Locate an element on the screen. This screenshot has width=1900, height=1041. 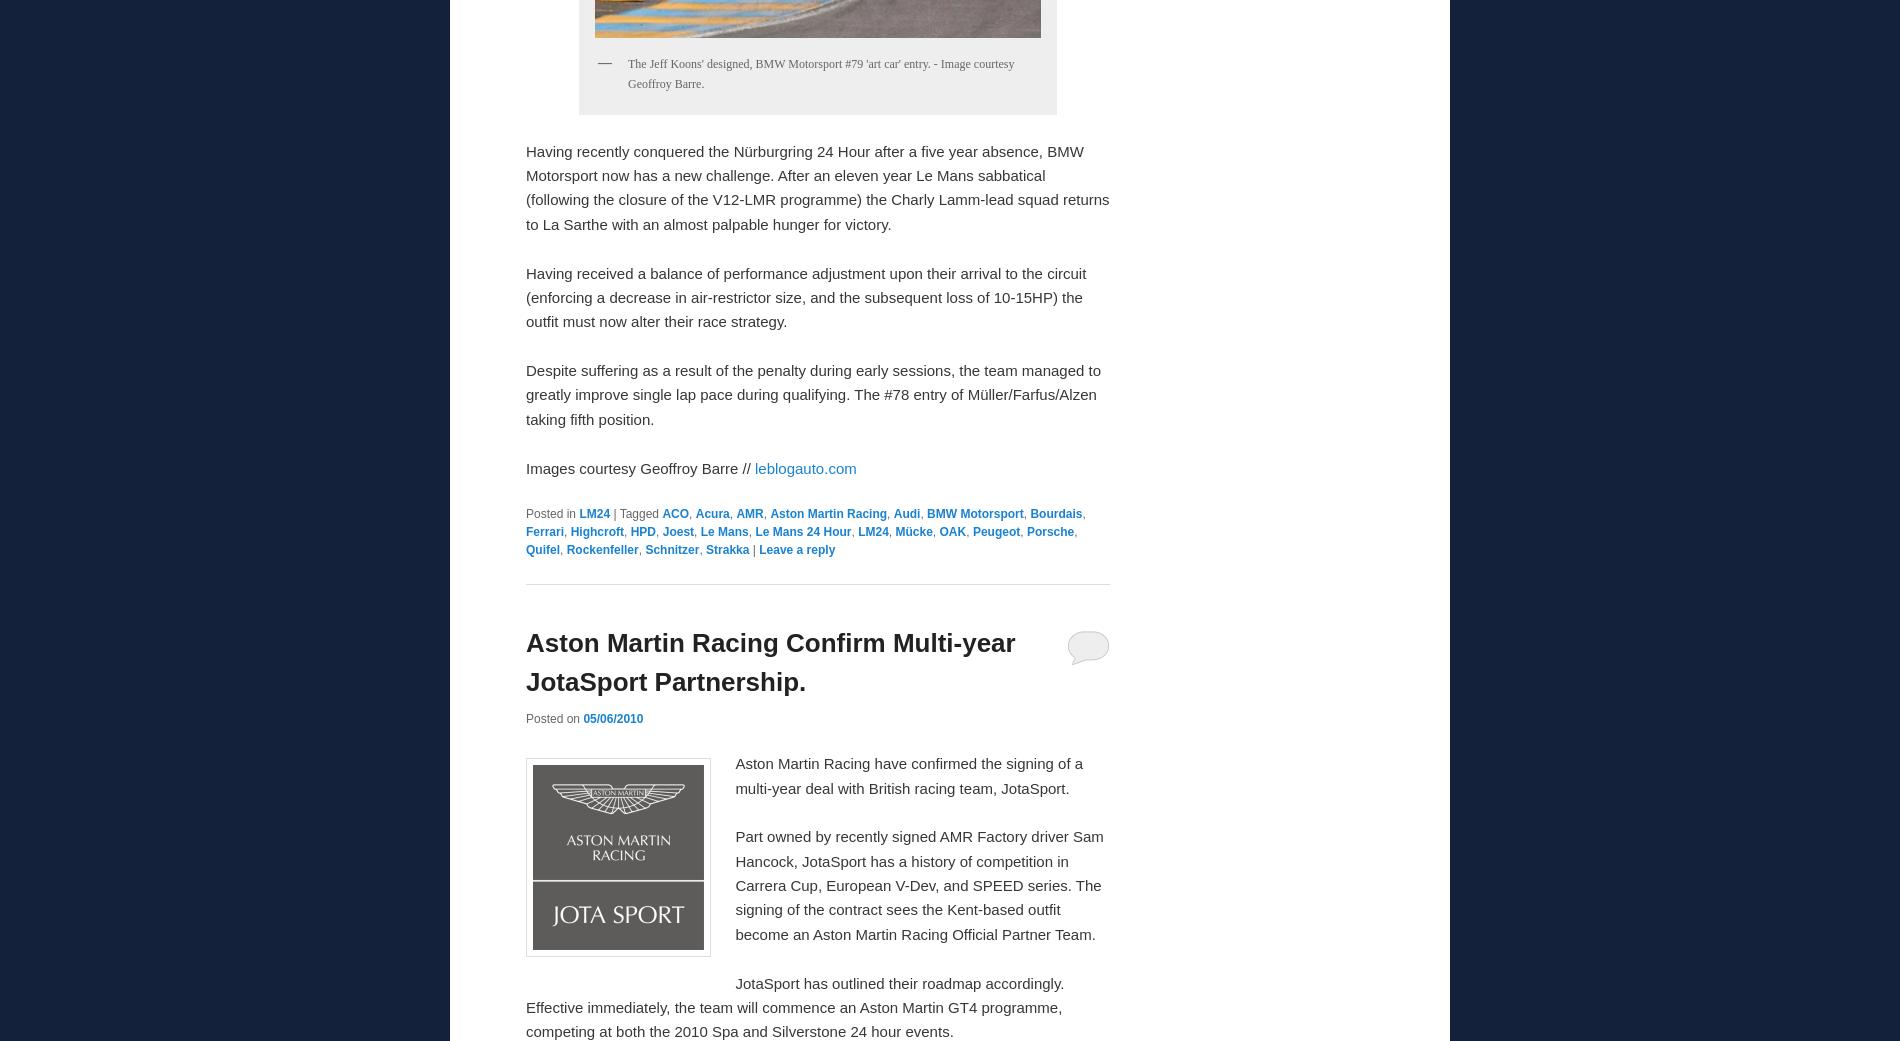
'Part owned by recently signed AMR Factory driver Sam Hancock, JotaSport has a history of competition in Carrera Cup, European V-Dev, and SPEED series. The signing of the contract sees the Kent-based outfit become an Aston Martin Racing Official Partner Team.' is located at coordinates (918, 883).